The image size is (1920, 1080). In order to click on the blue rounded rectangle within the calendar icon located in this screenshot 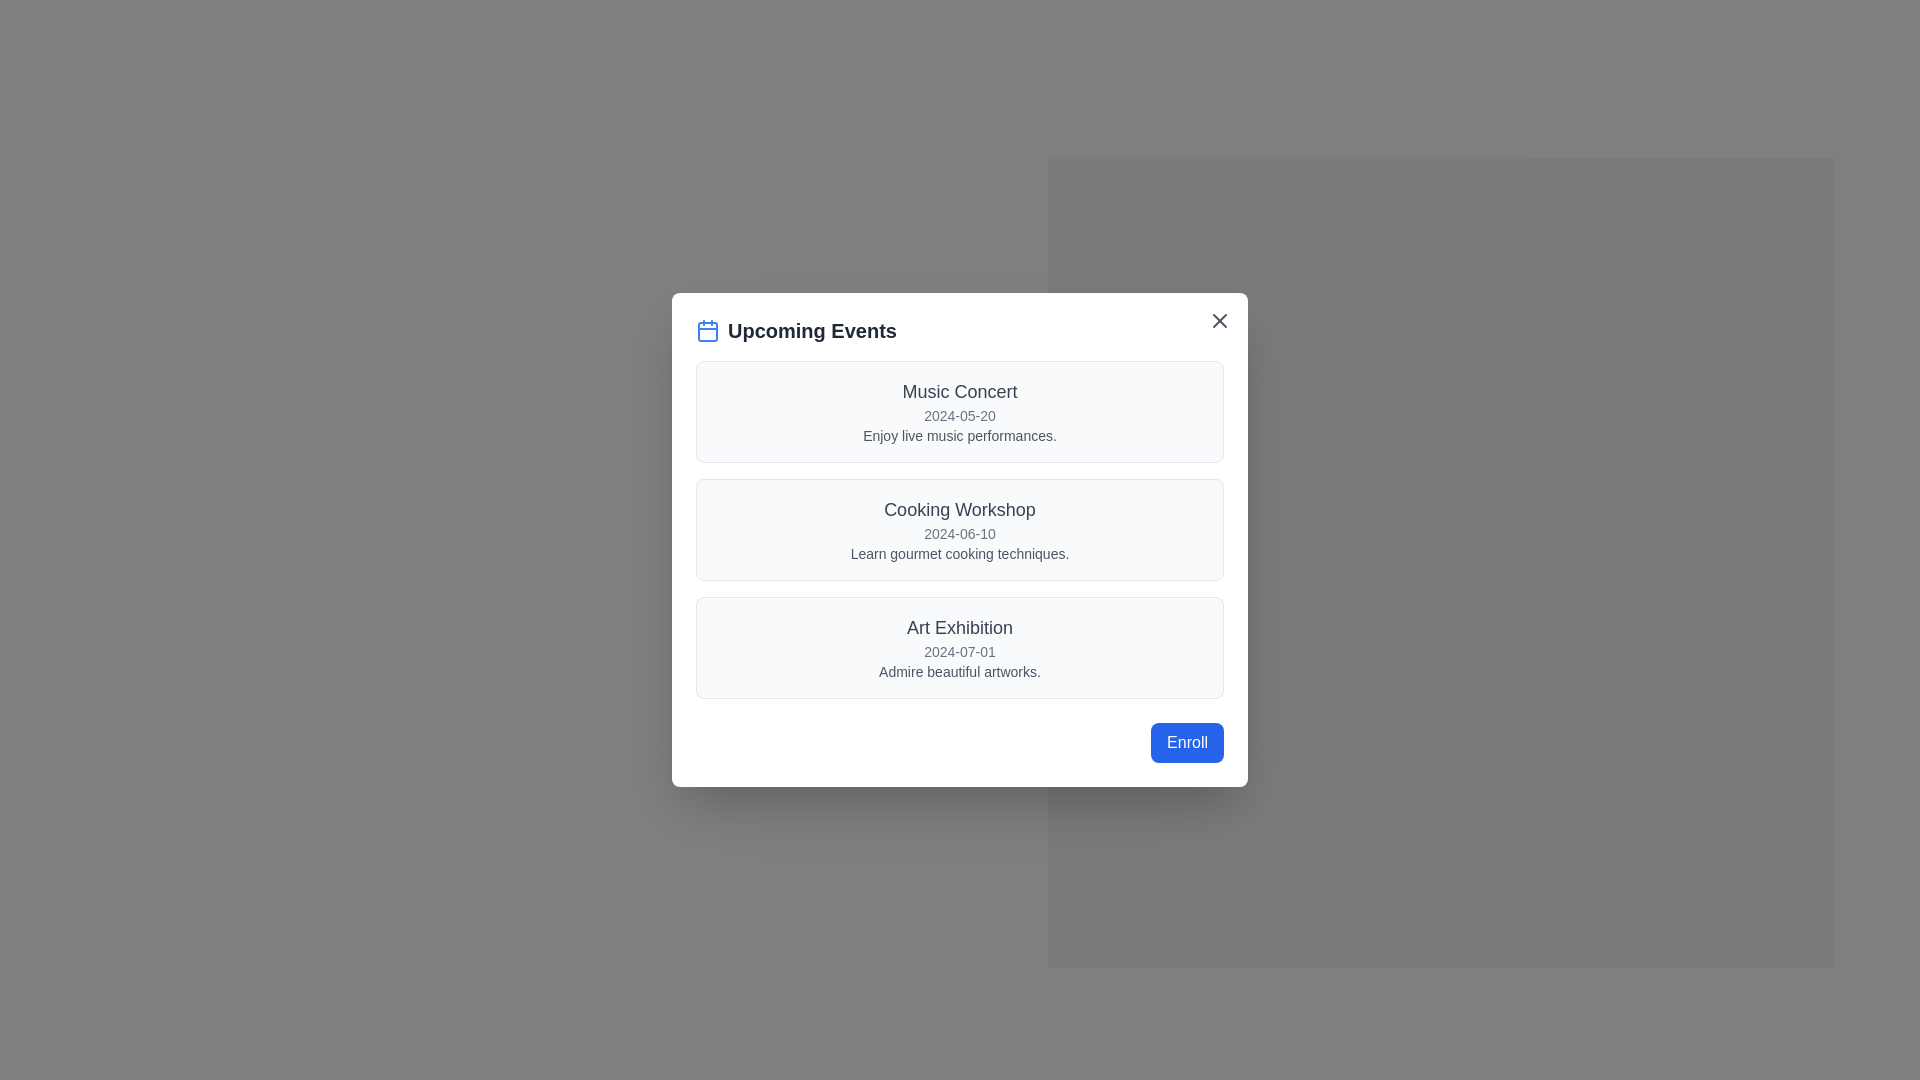, I will do `click(708, 330)`.